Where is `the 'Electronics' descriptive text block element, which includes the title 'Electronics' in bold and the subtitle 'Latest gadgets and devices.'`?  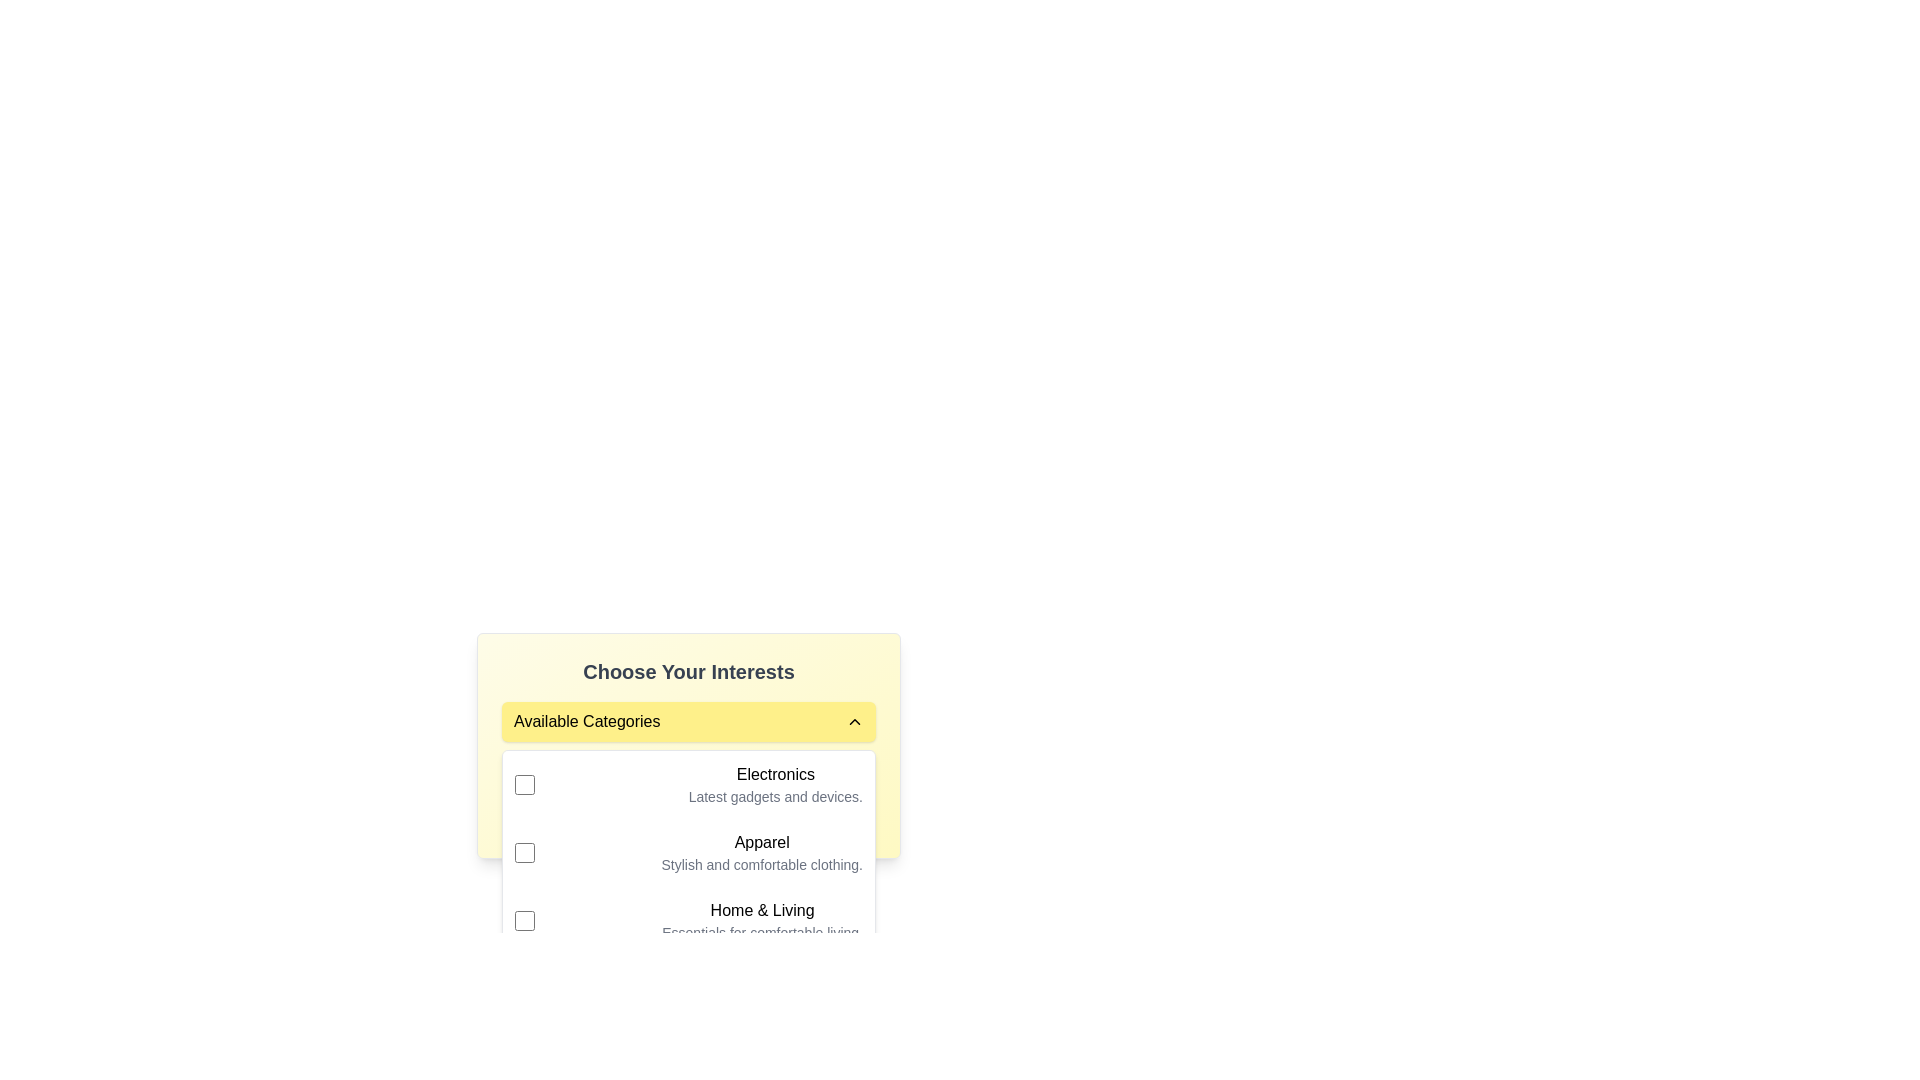 the 'Electronics' descriptive text block element, which includes the title 'Electronics' in bold and the subtitle 'Latest gadgets and devices.' is located at coordinates (774, 784).